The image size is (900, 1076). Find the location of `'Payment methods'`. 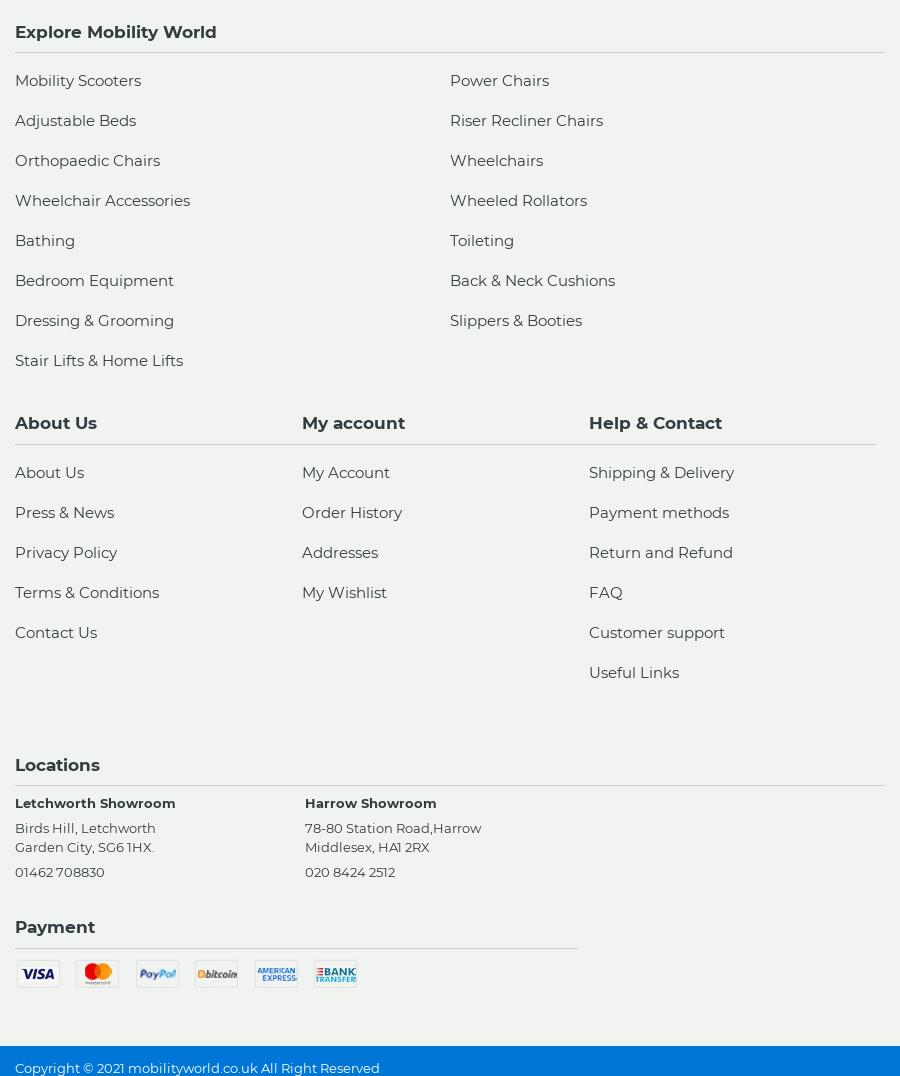

'Payment methods' is located at coordinates (658, 511).